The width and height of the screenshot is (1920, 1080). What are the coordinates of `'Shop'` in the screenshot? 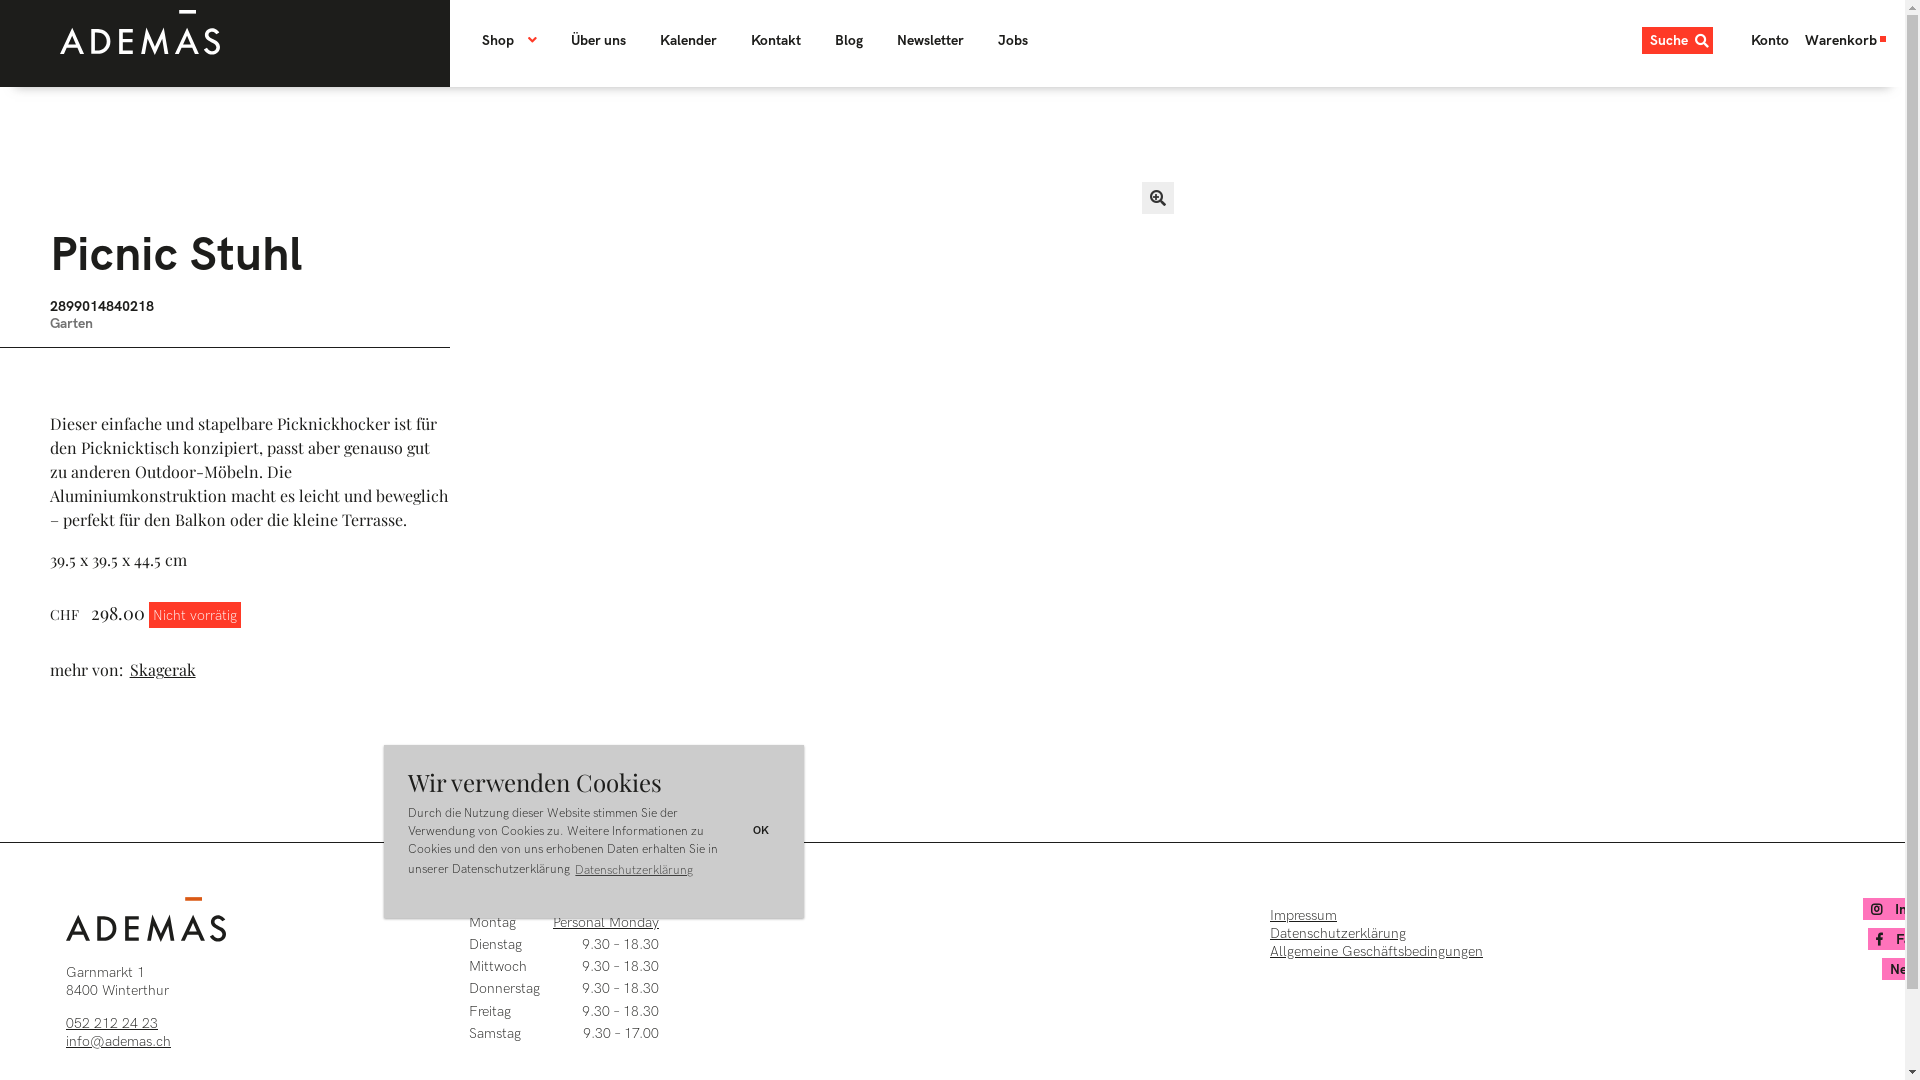 It's located at (517, 40).